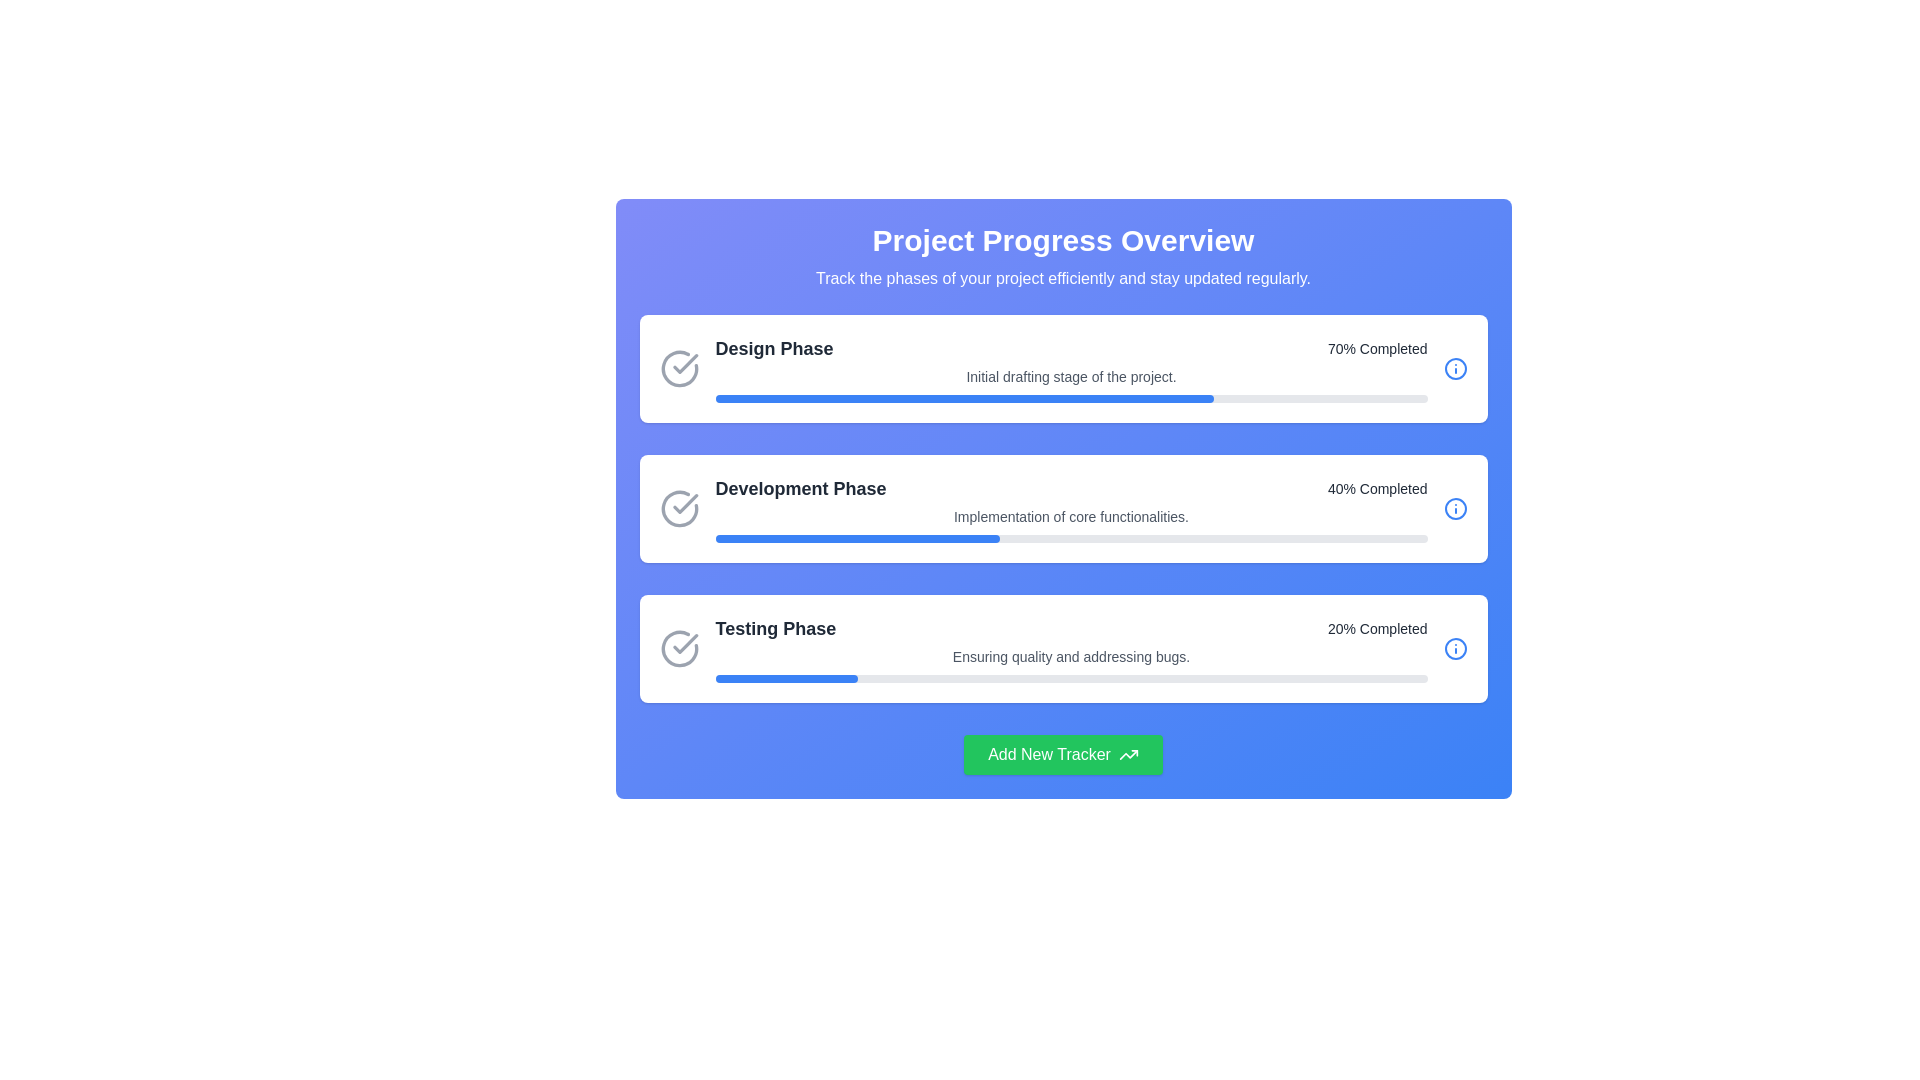 This screenshot has width=1920, height=1080. What do you see at coordinates (1062, 755) in the screenshot?
I see `the green 'Add New Tracker' button with a rightward-pointing arrow icon to observe any hover effects` at bounding box center [1062, 755].